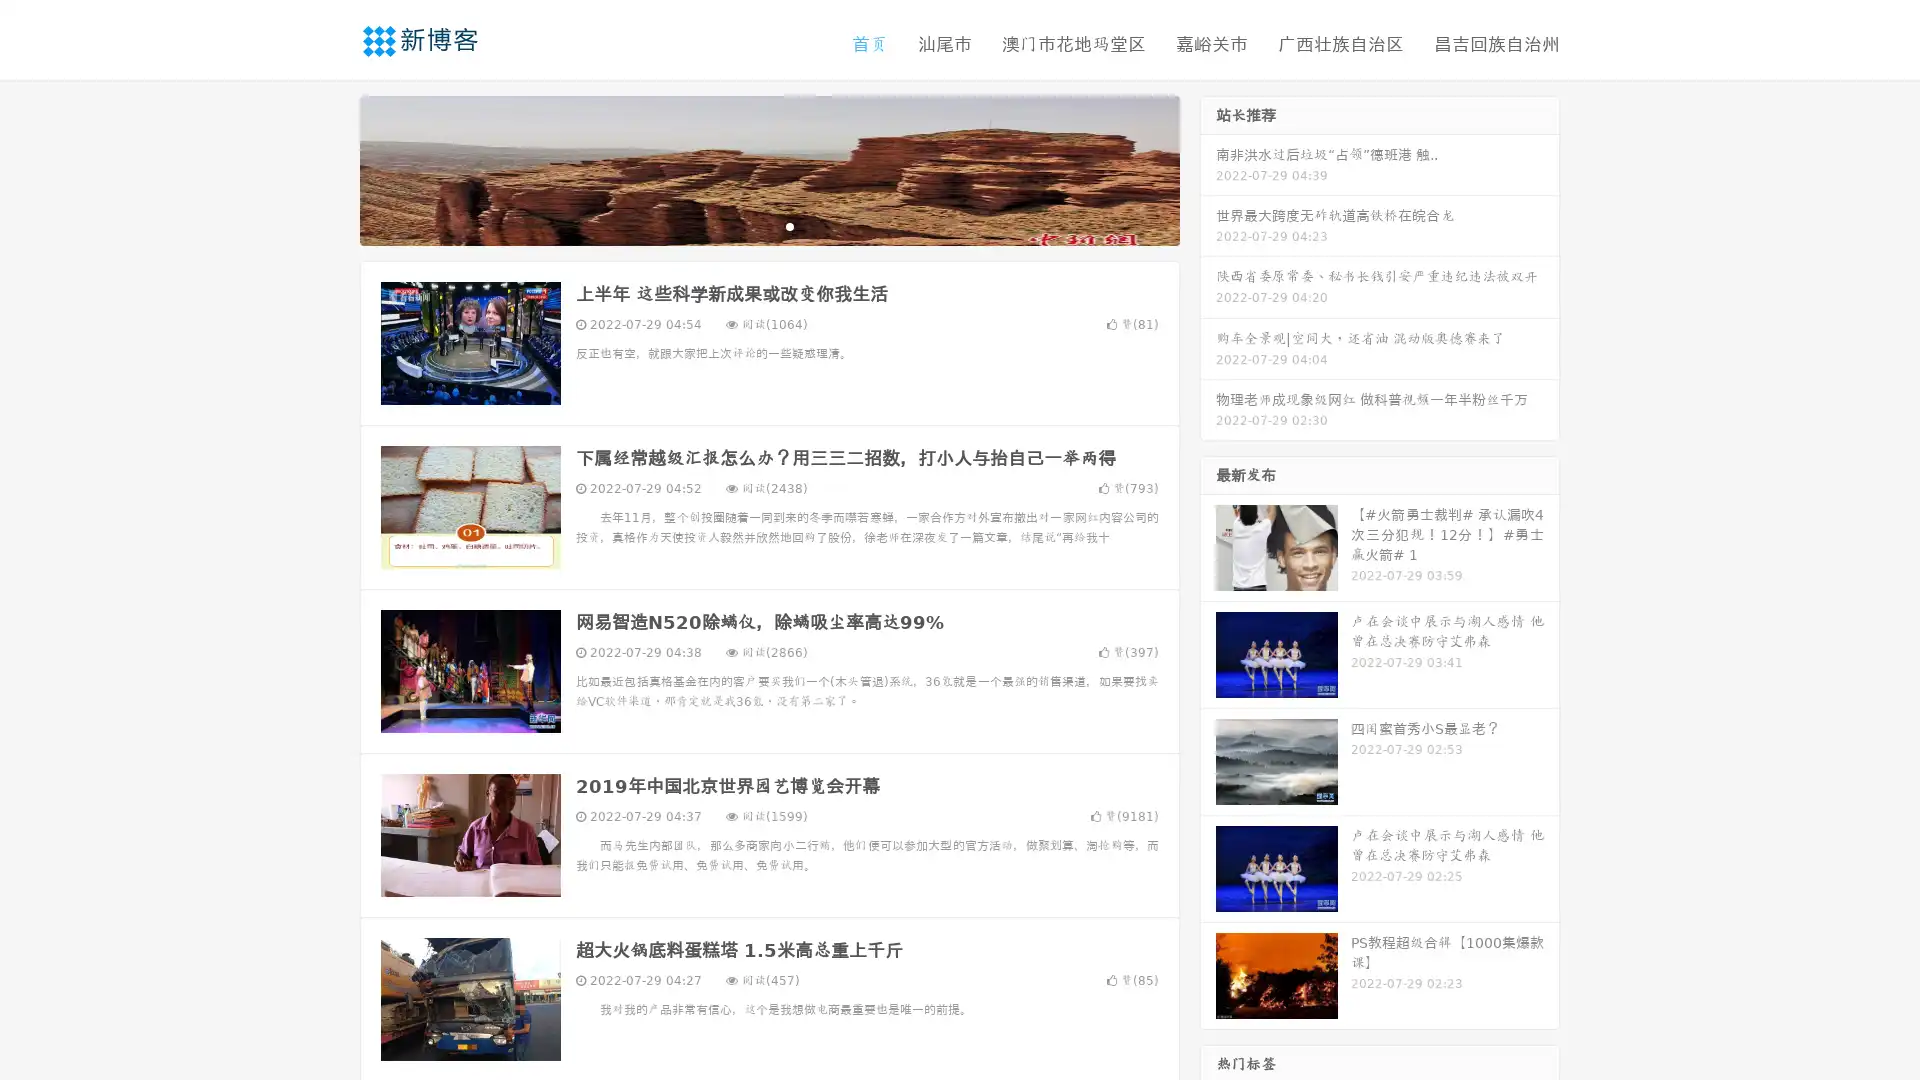 Image resolution: width=1920 pixels, height=1080 pixels. What do you see at coordinates (789, 225) in the screenshot?
I see `Go to slide 3` at bounding box center [789, 225].